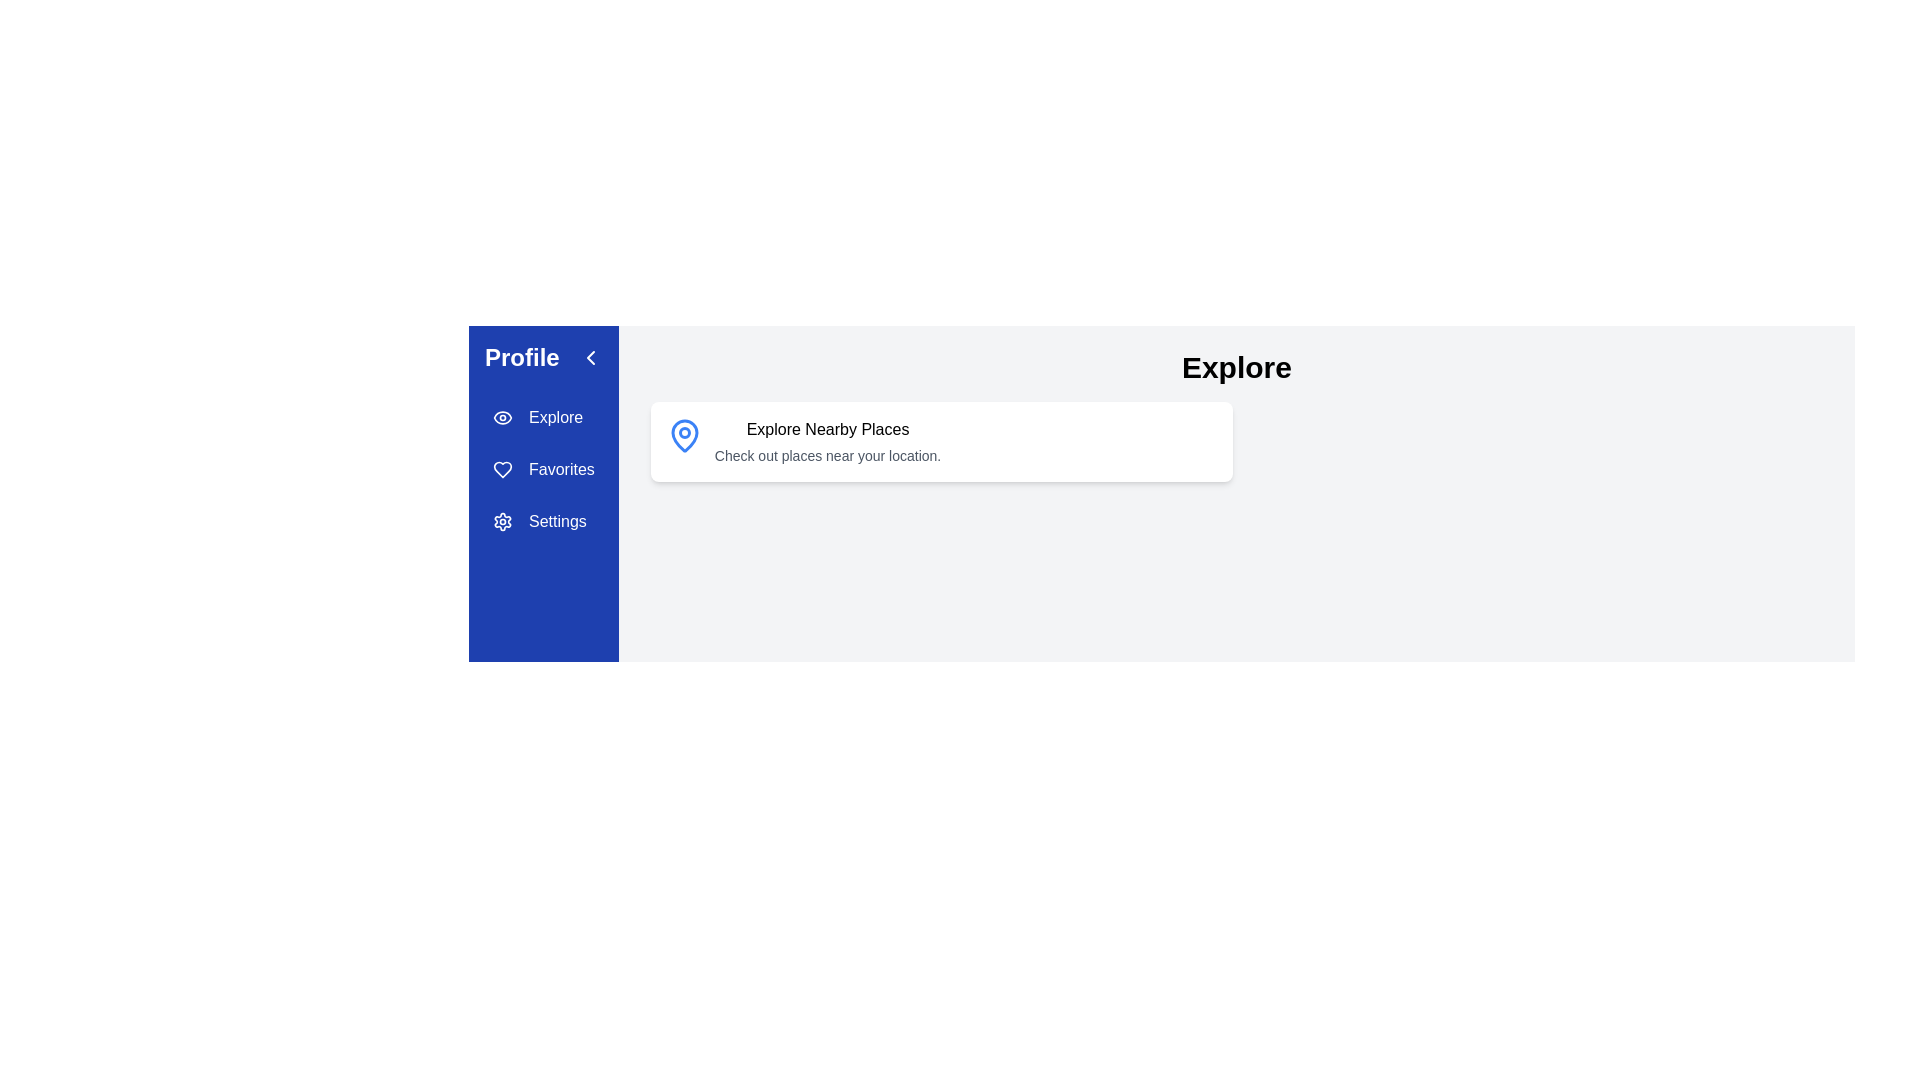 Image resolution: width=1920 pixels, height=1080 pixels. What do you see at coordinates (503, 470) in the screenshot?
I see `the 'Favorites' icon located in the left navigation menu, positioned next to the 'Favorites' text label` at bounding box center [503, 470].